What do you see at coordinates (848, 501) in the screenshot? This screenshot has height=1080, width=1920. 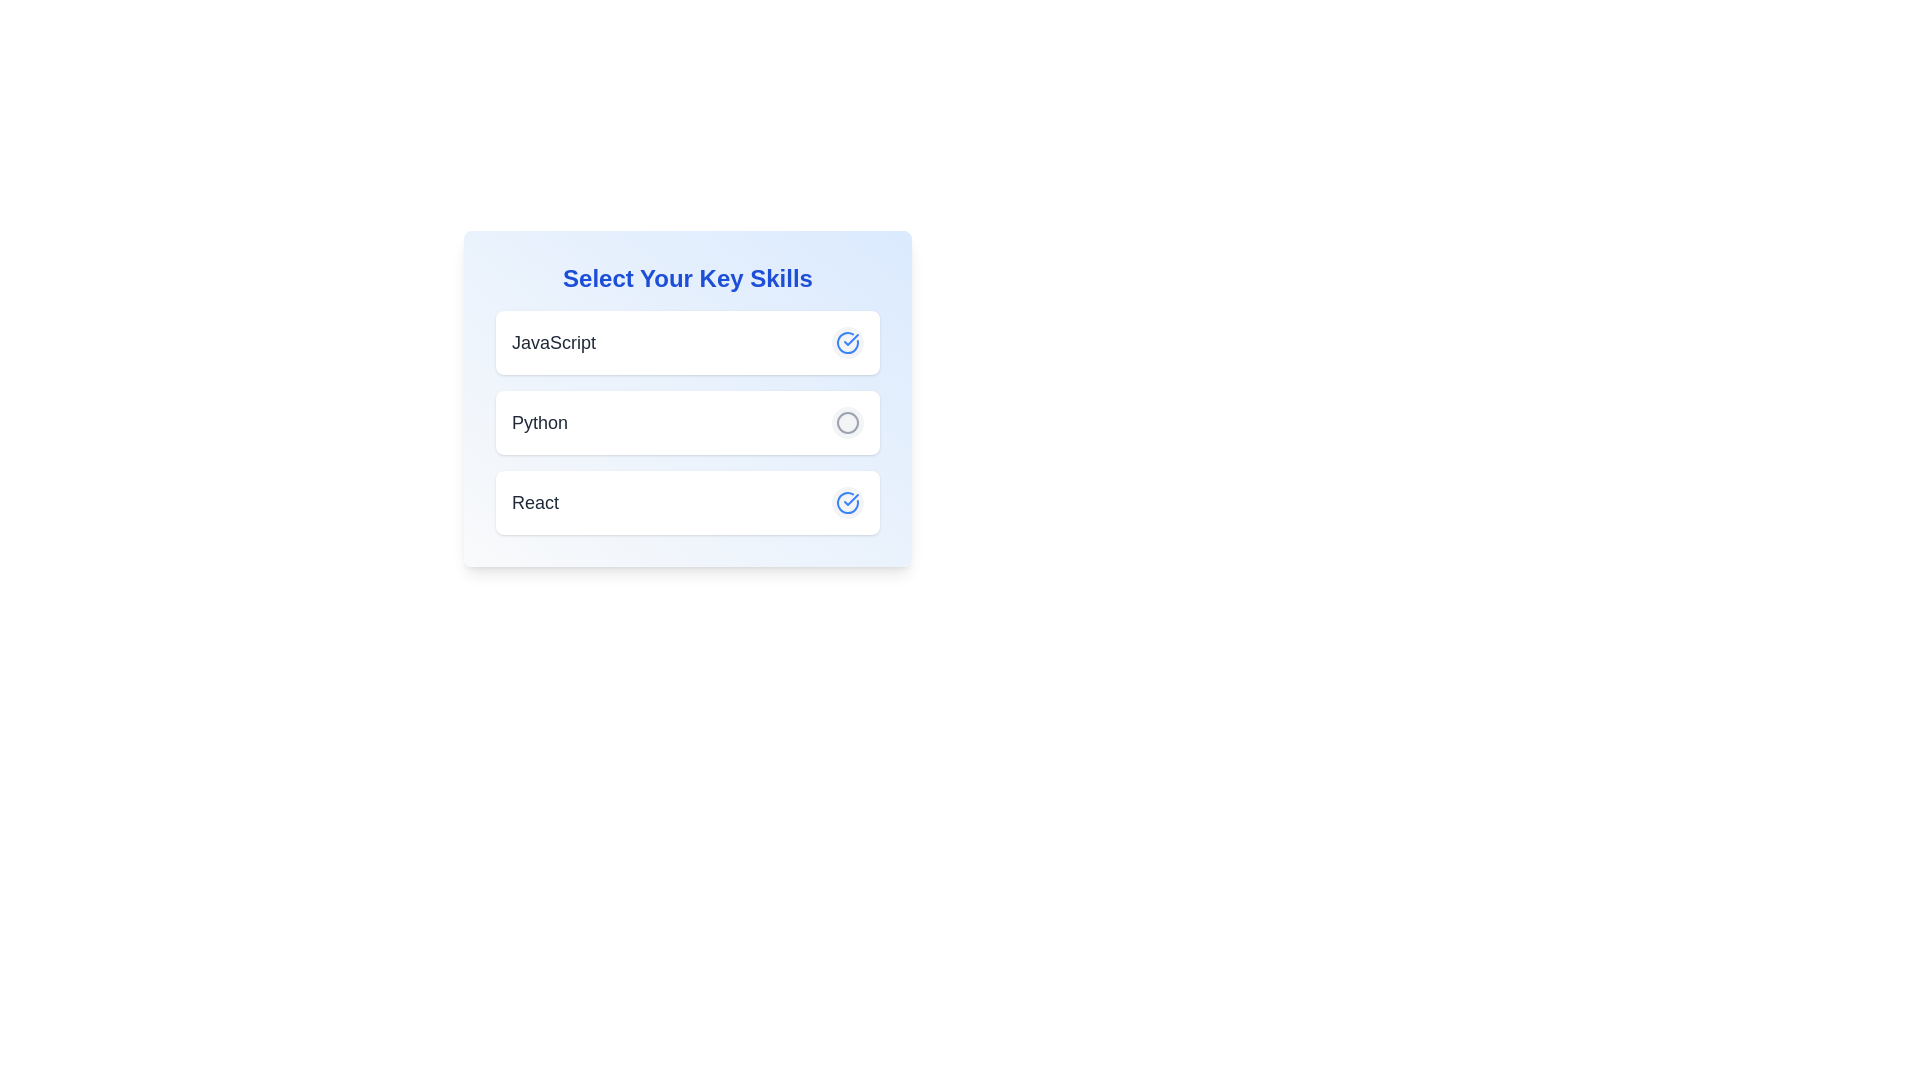 I see `the skill React by clicking its associated button` at bounding box center [848, 501].